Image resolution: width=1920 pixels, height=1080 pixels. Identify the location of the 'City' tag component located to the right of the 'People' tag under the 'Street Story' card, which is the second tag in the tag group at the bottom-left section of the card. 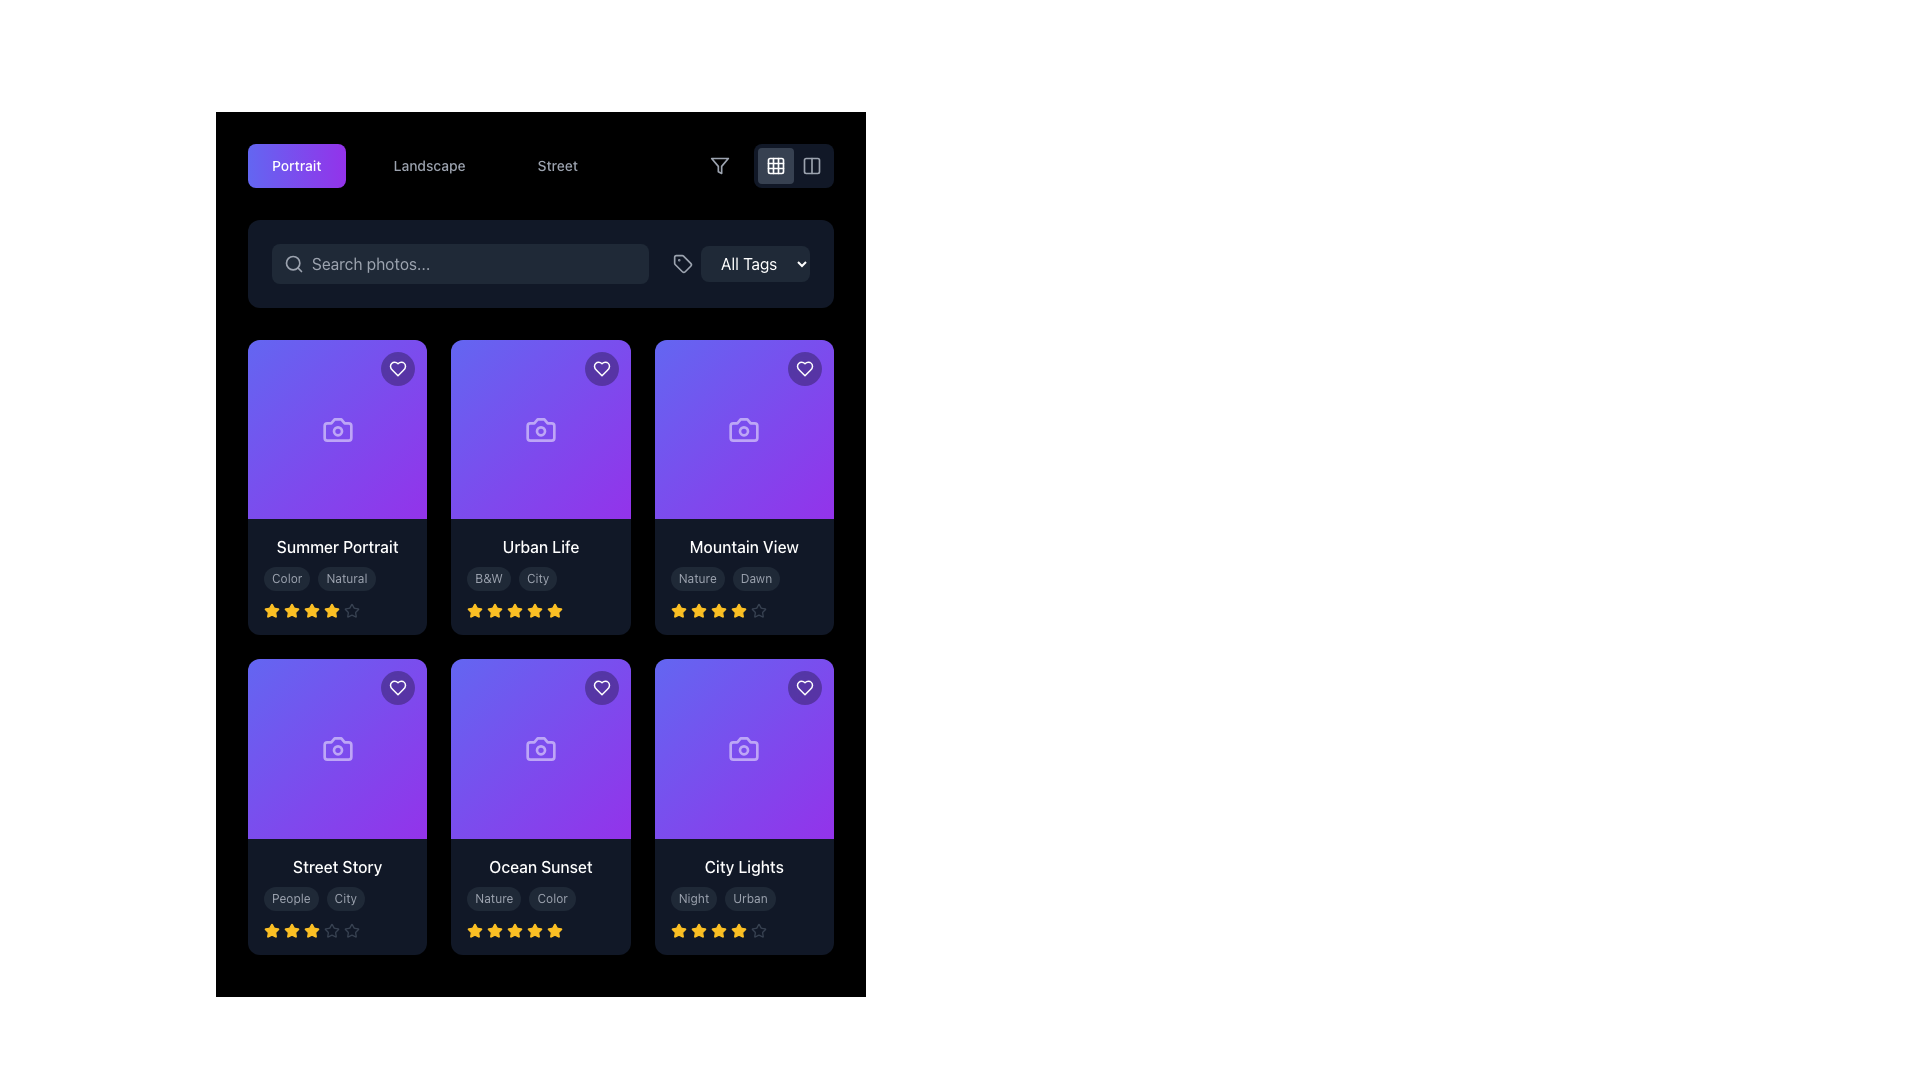
(337, 897).